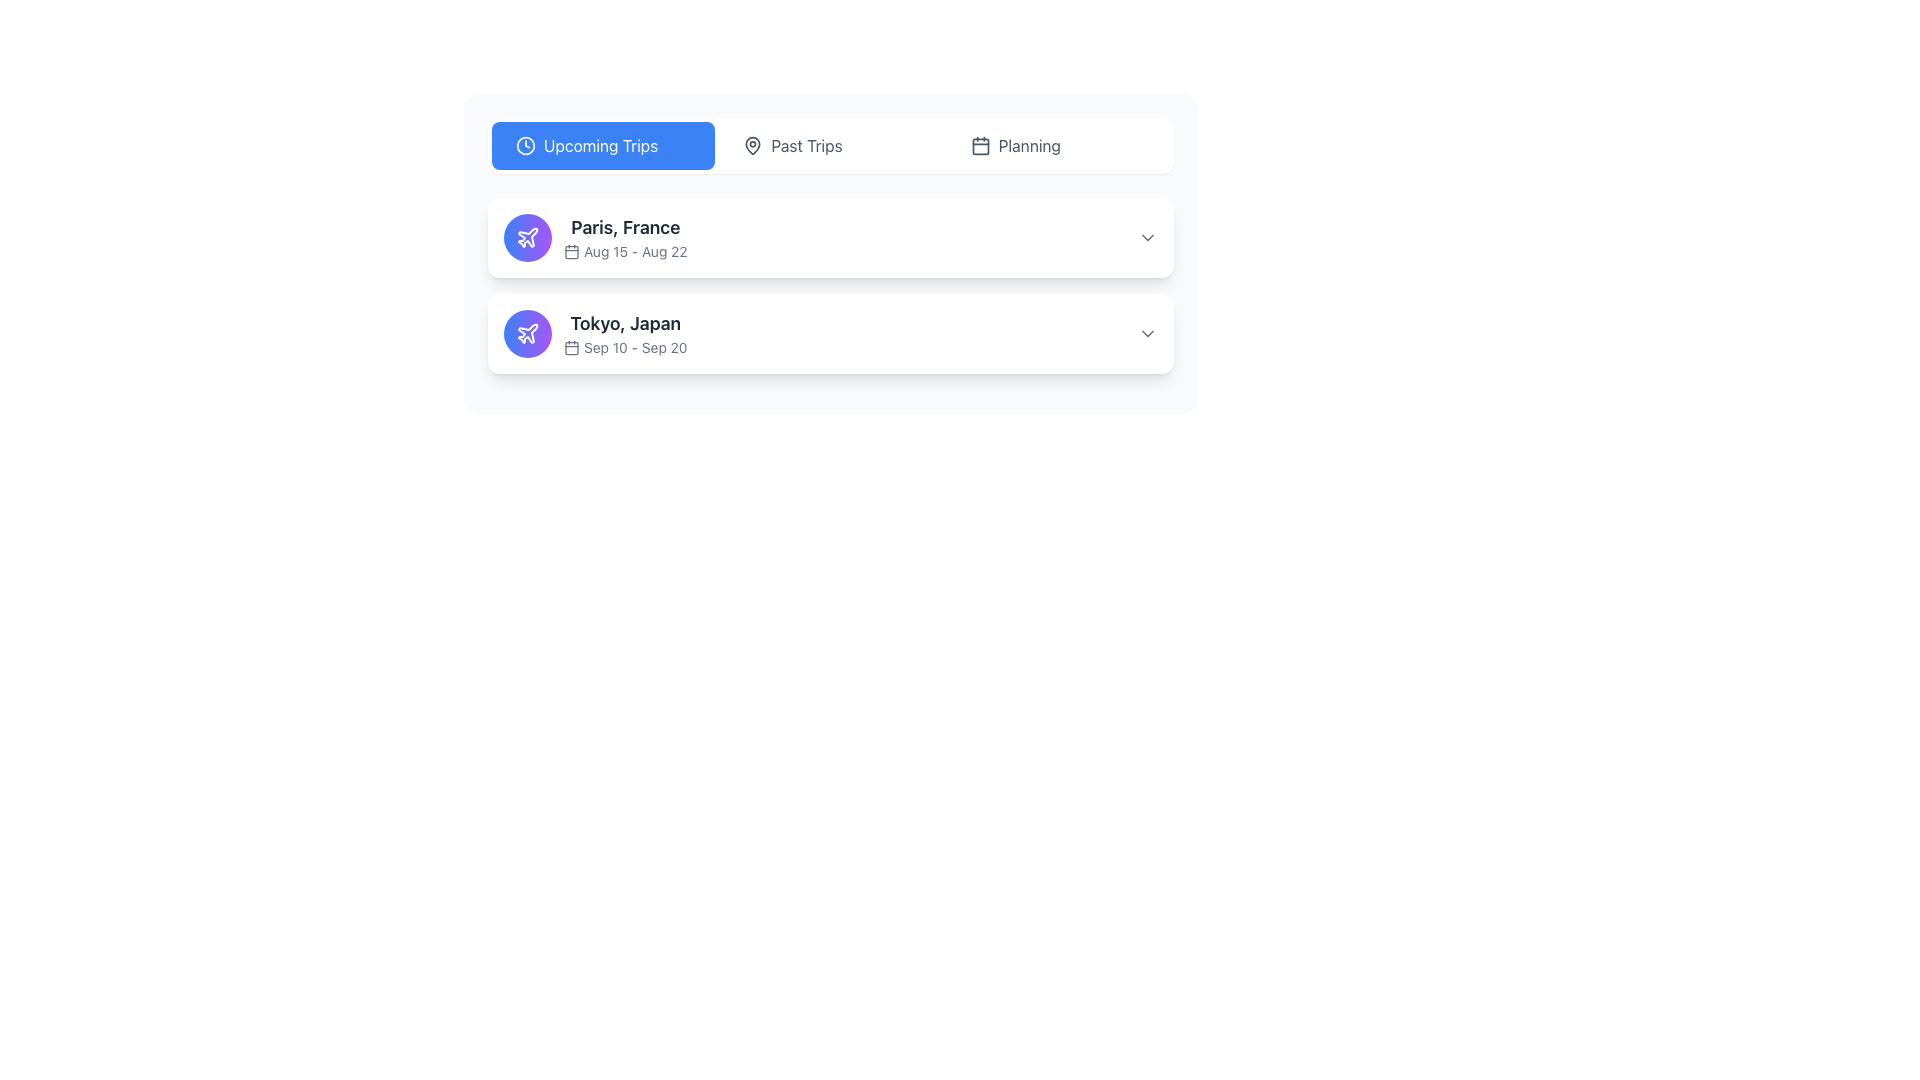 The image size is (1920, 1080). Describe the element at coordinates (570, 346) in the screenshot. I see `the calendar icon located to the left of the date range 'Sep 10 - Sep 20' in the second trip card for 'Tokyo, Japan'` at that location.